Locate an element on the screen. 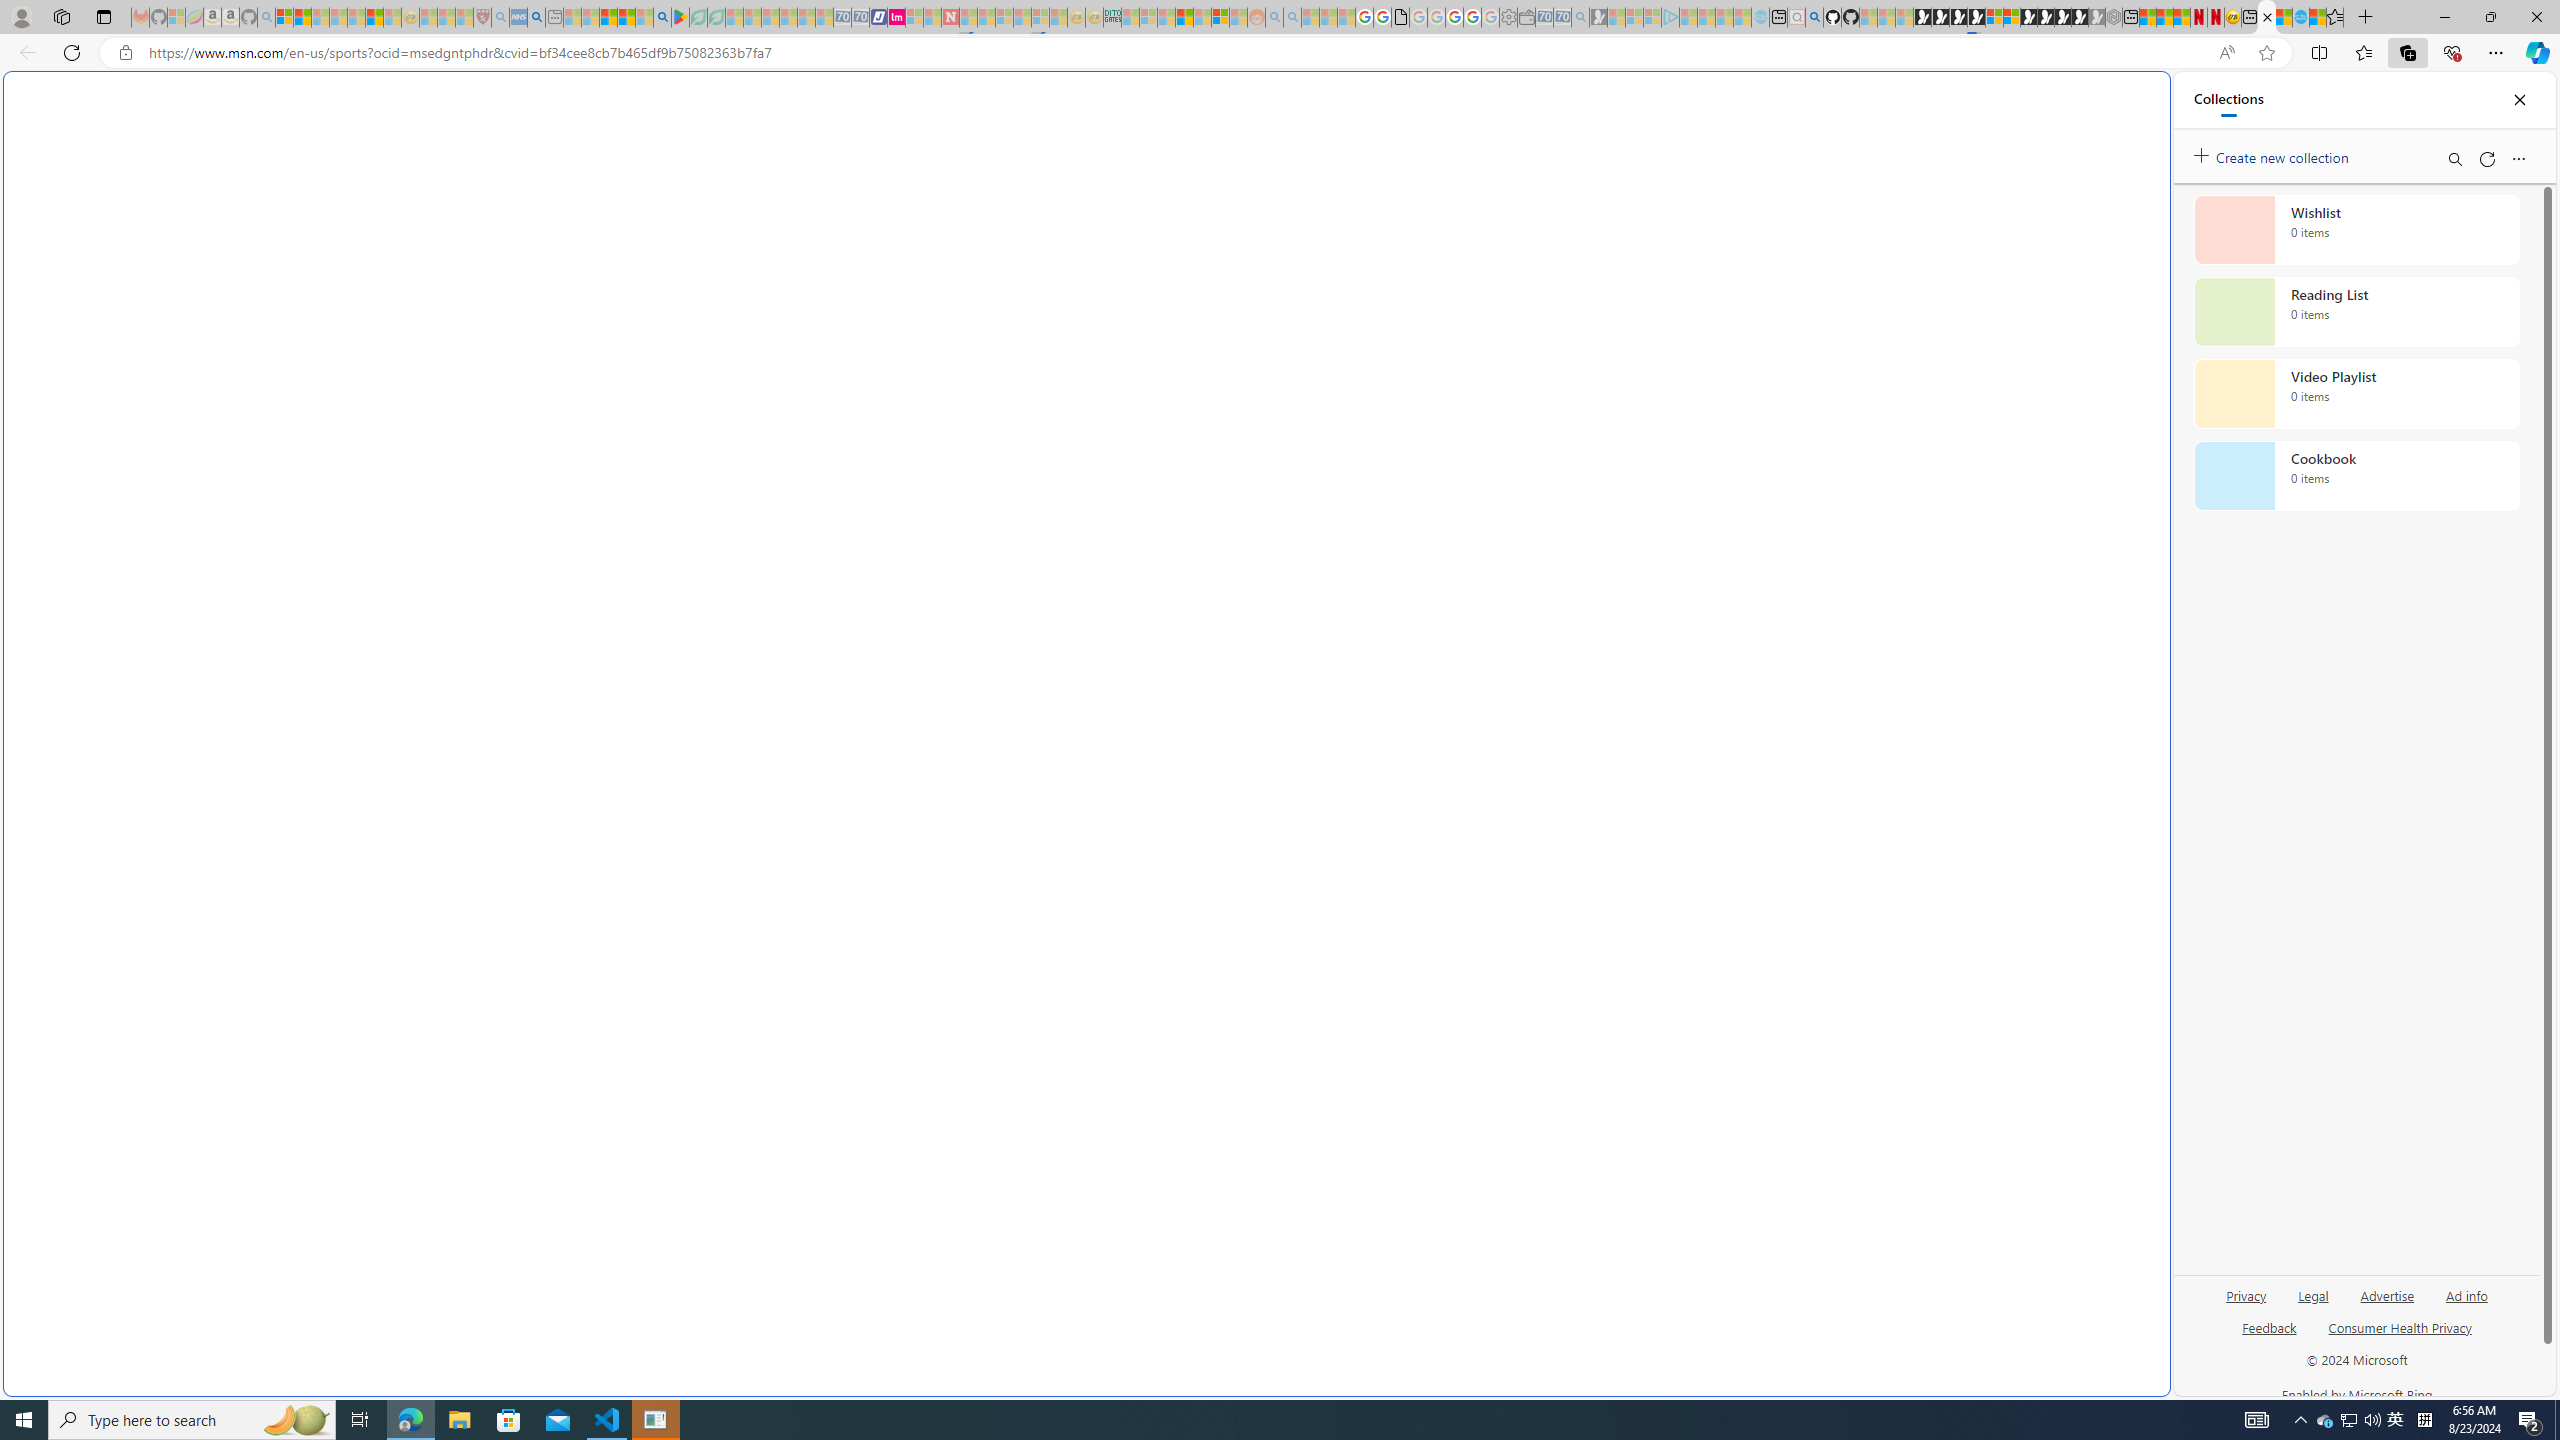 This screenshot has width=2560, height=1440. 'Video Playlist collection, 0 items' is located at coordinates (2356, 392).